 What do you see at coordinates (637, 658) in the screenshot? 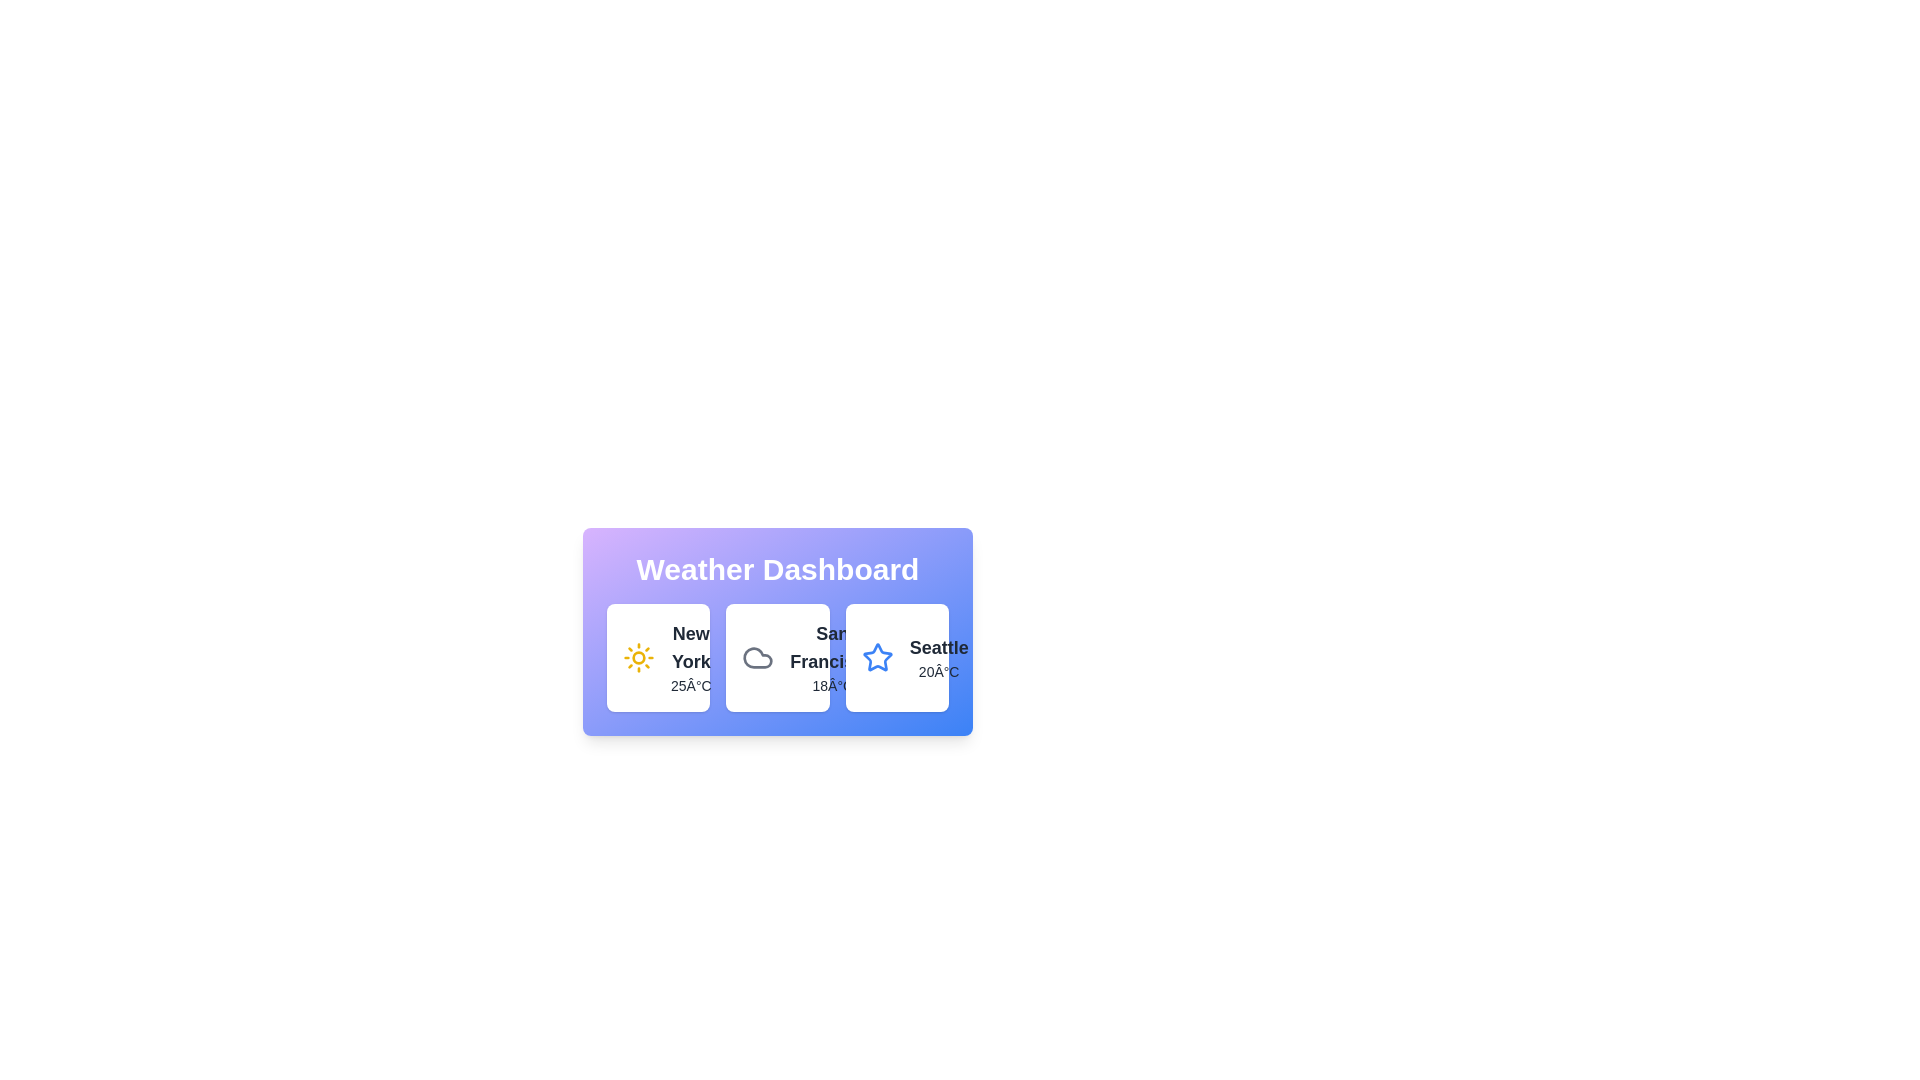
I see `the yellow circular shape that is the center of the sun icon in the New York weather card under the Weather Dashboard heading` at bounding box center [637, 658].